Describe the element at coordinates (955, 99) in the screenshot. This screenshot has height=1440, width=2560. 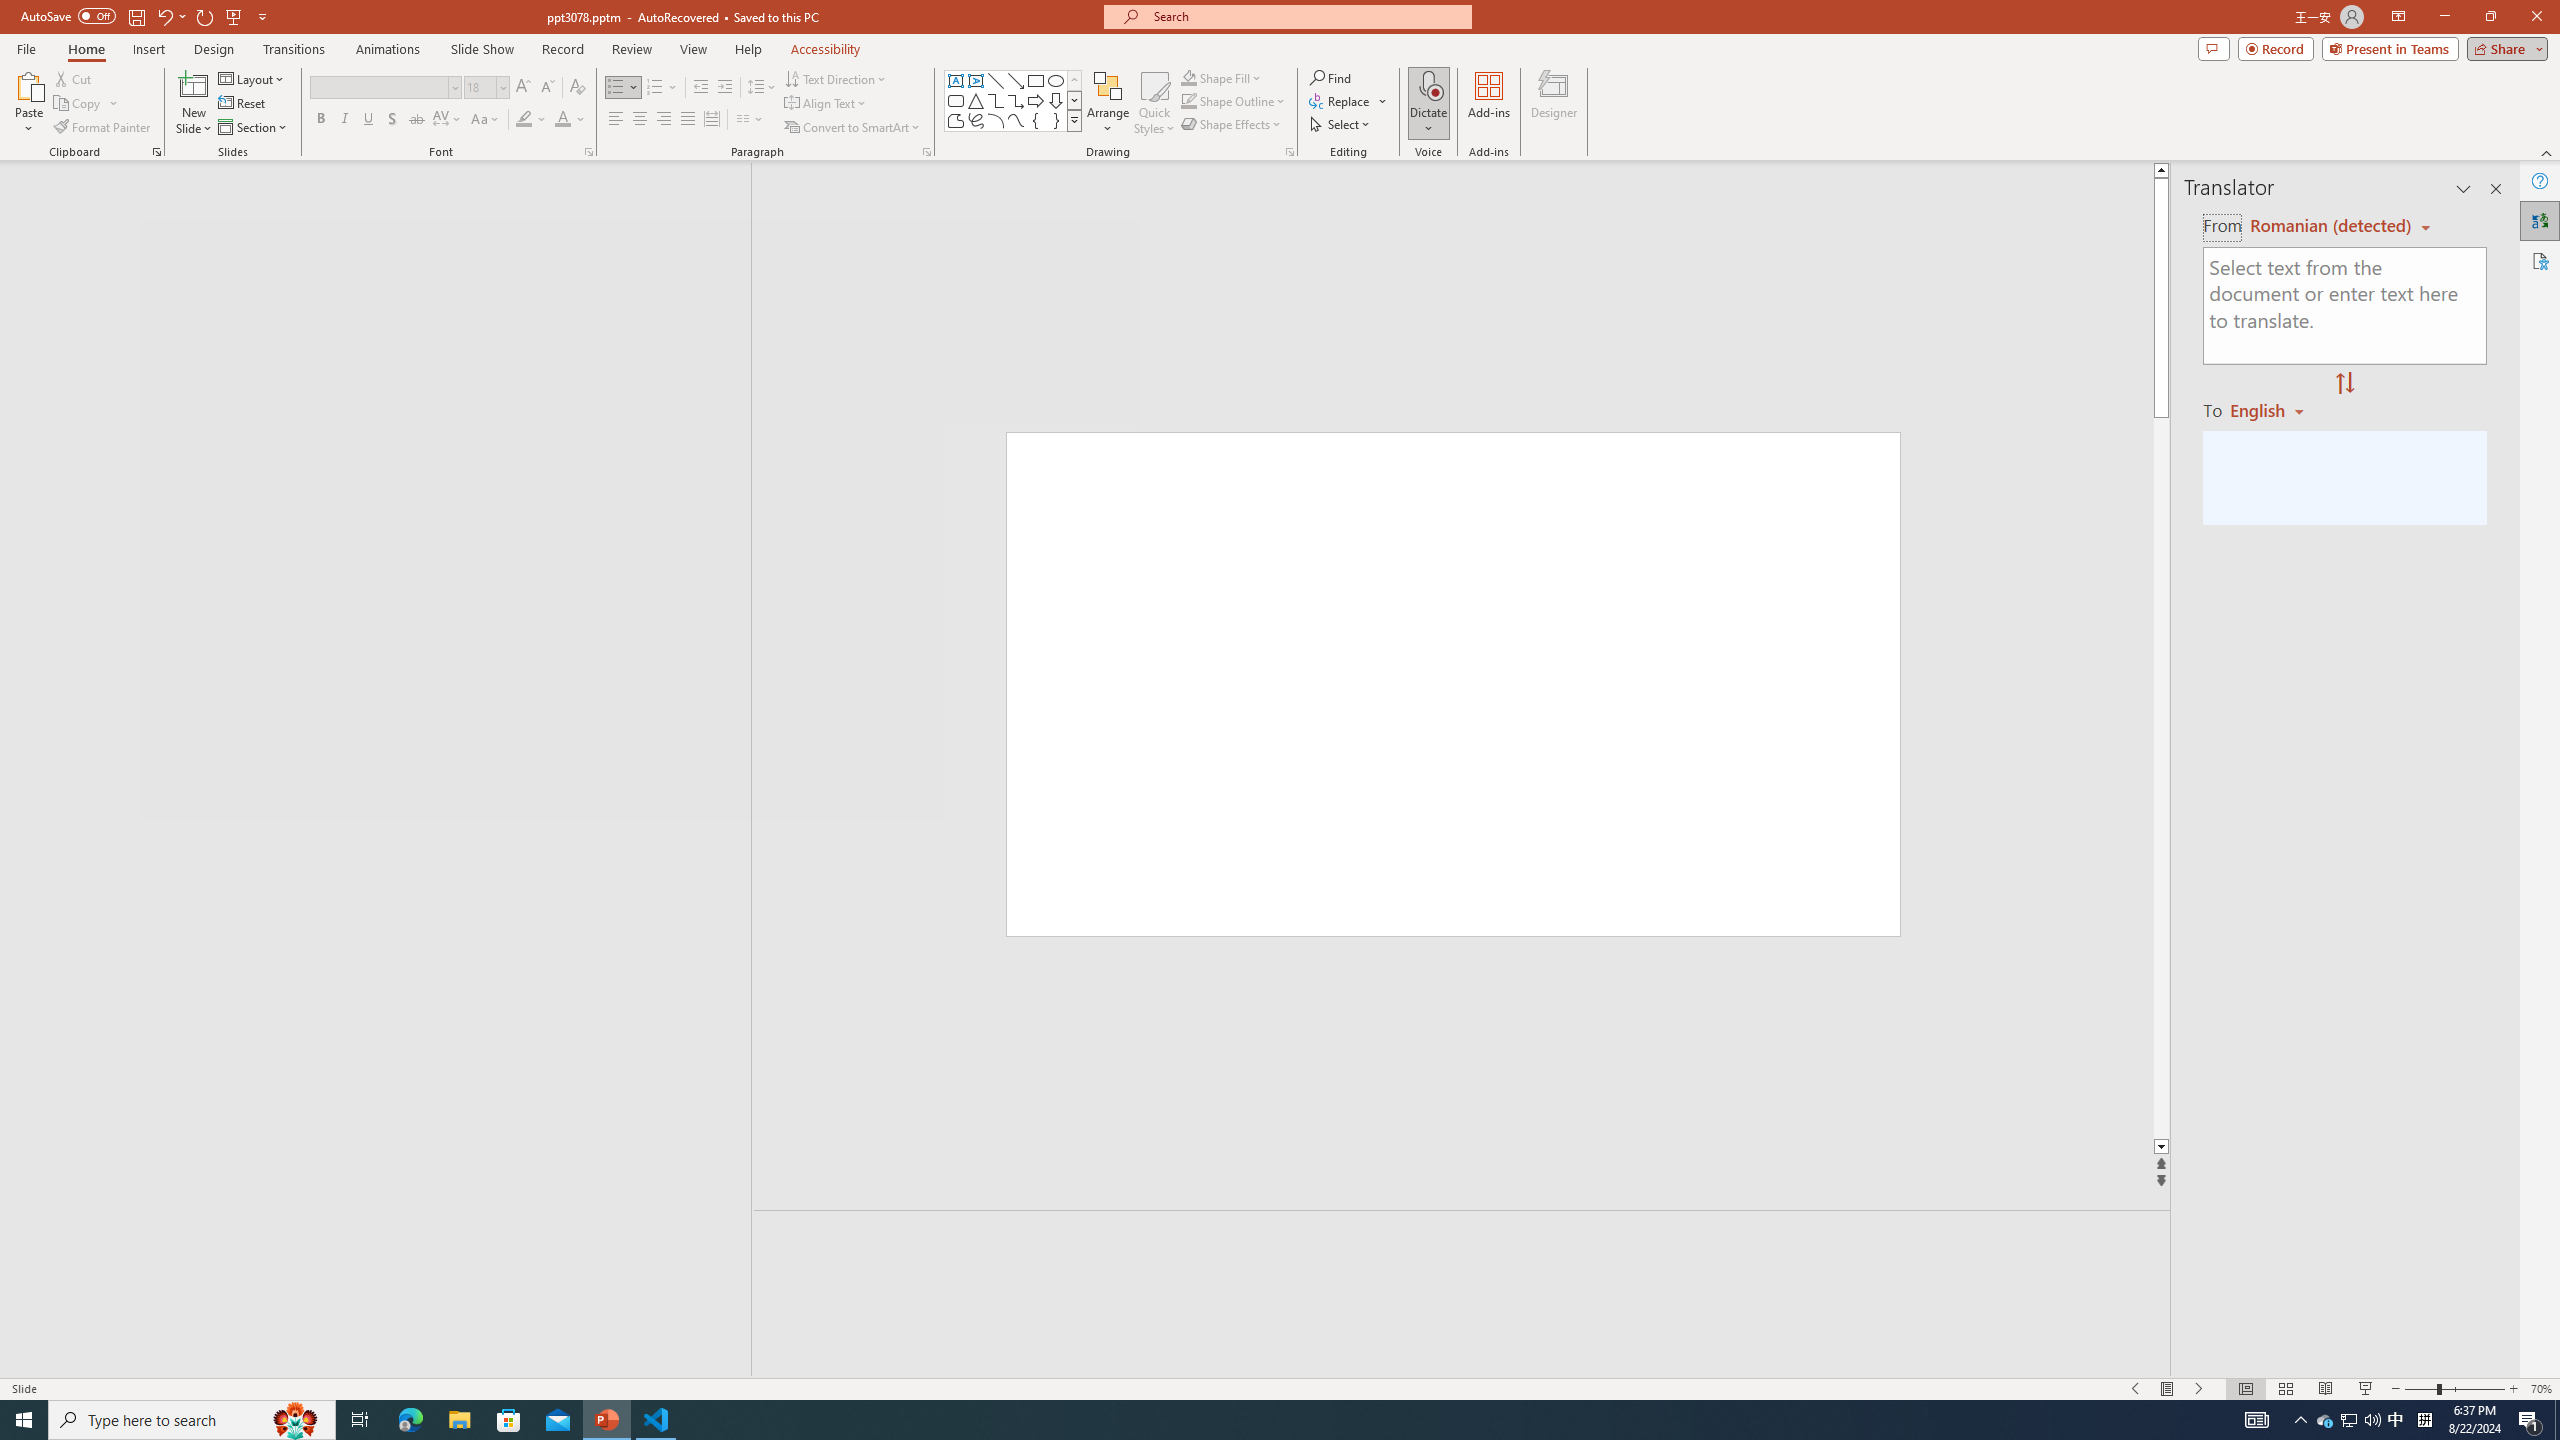
I see `'Rectangle: Rounded Corners'` at that location.